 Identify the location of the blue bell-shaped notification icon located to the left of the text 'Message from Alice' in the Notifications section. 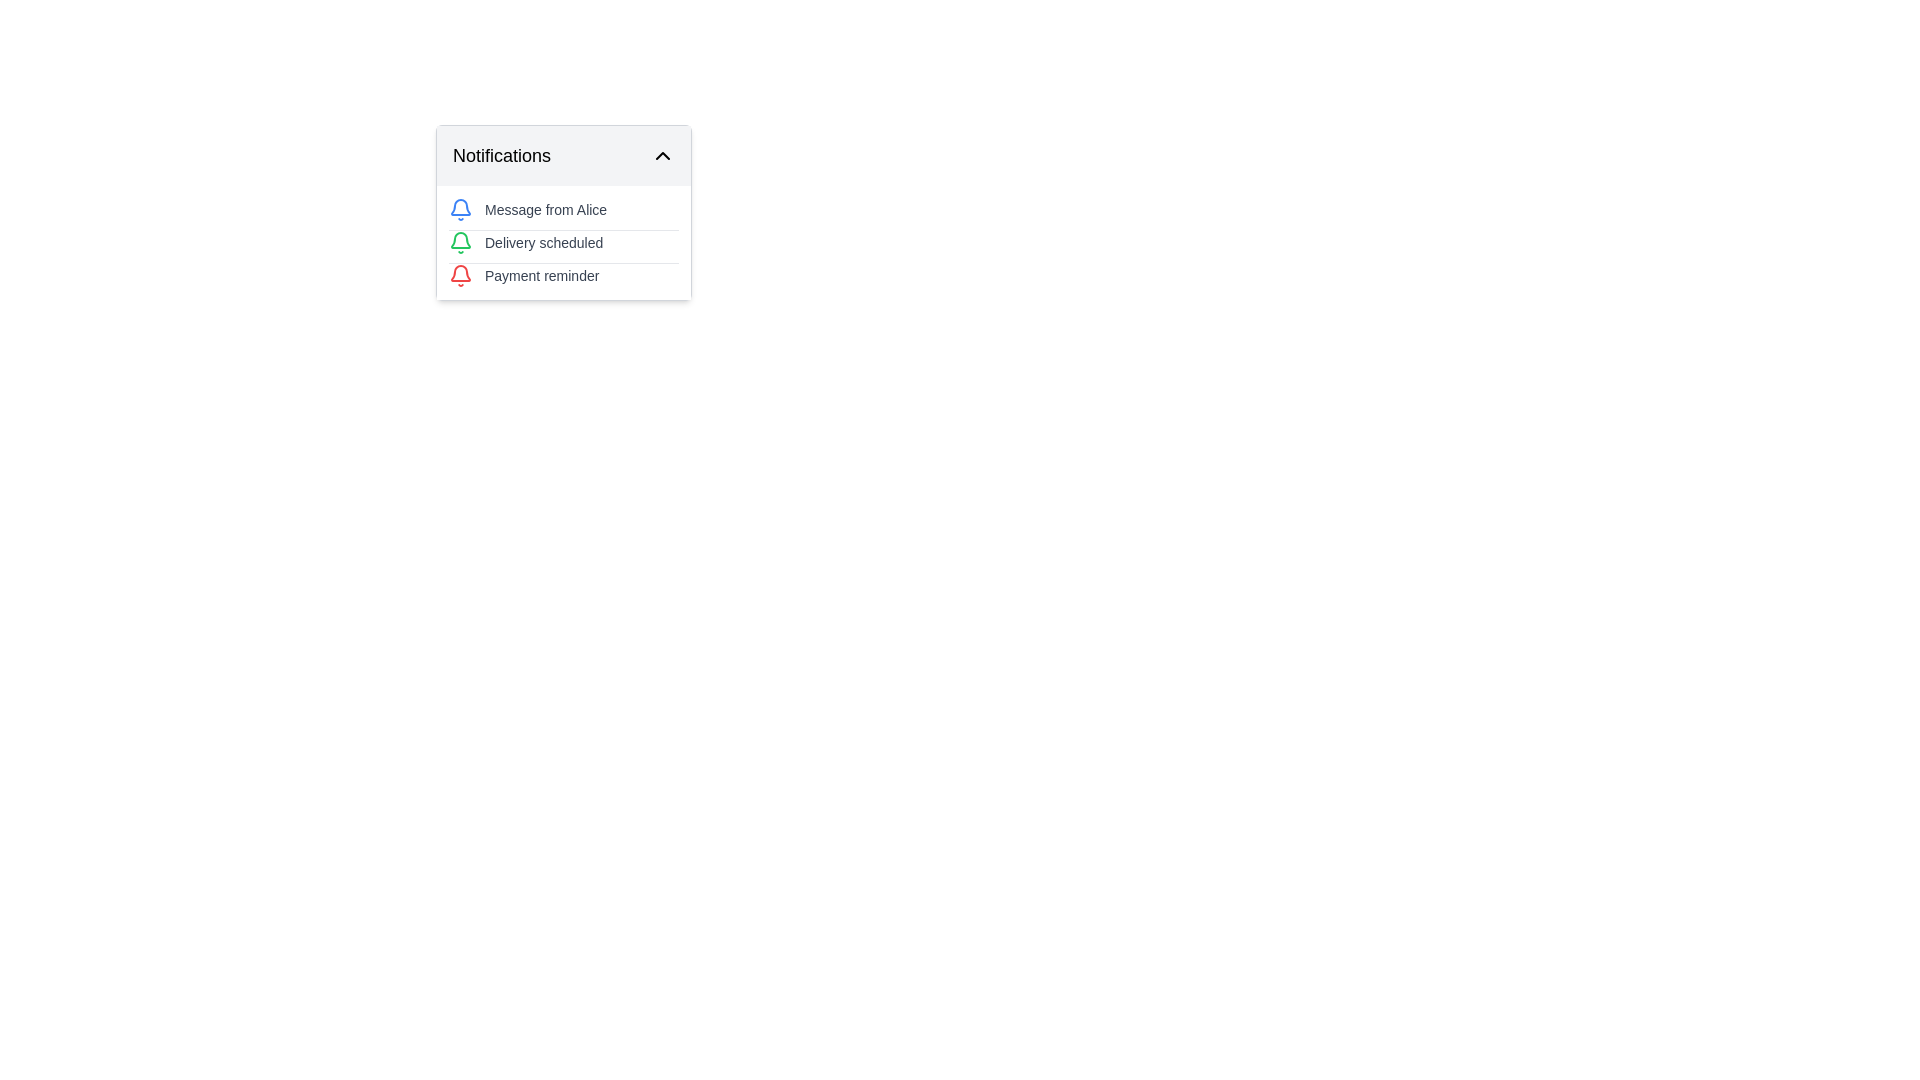
(459, 209).